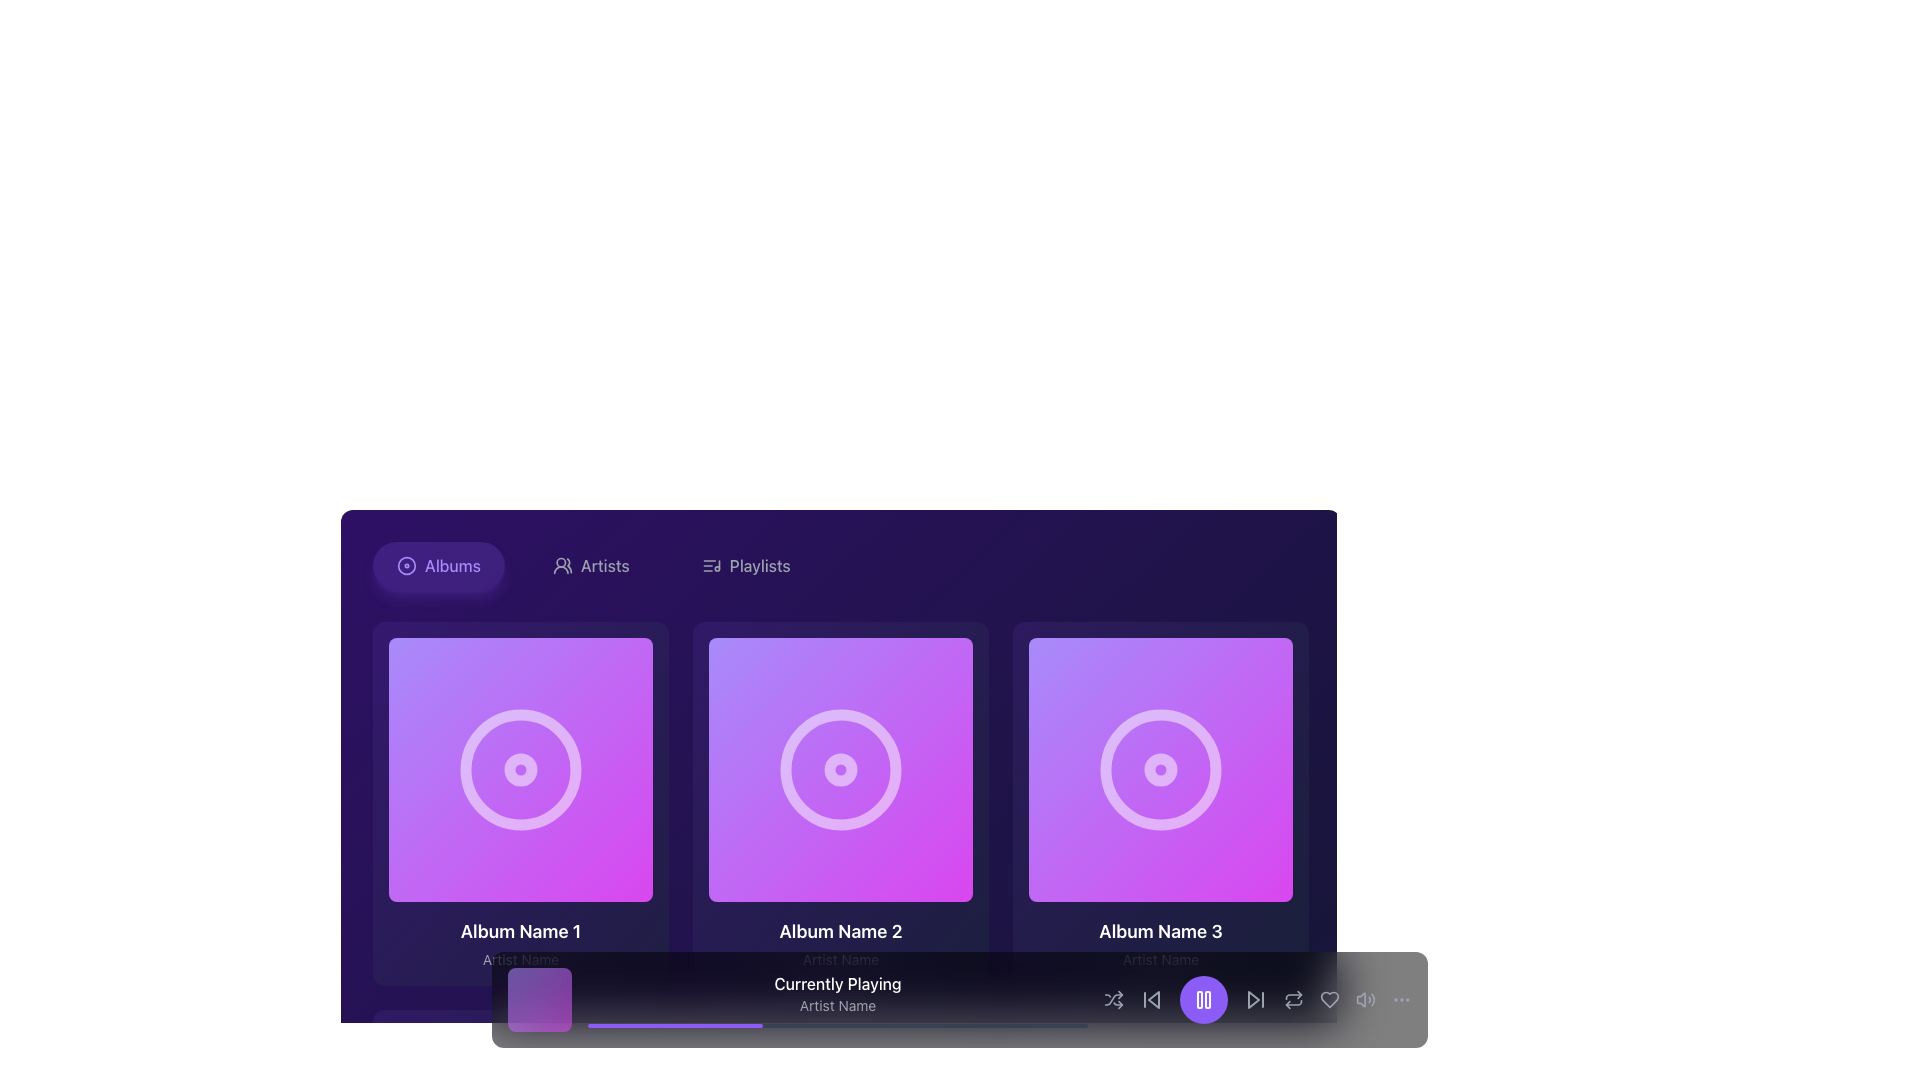 Image resolution: width=1920 pixels, height=1080 pixels. Describe the element at coordinates (840, 769) in the screenshot. I see `the interactive visual album preview component representing 'Album Name 2' to play or open it` at that location.